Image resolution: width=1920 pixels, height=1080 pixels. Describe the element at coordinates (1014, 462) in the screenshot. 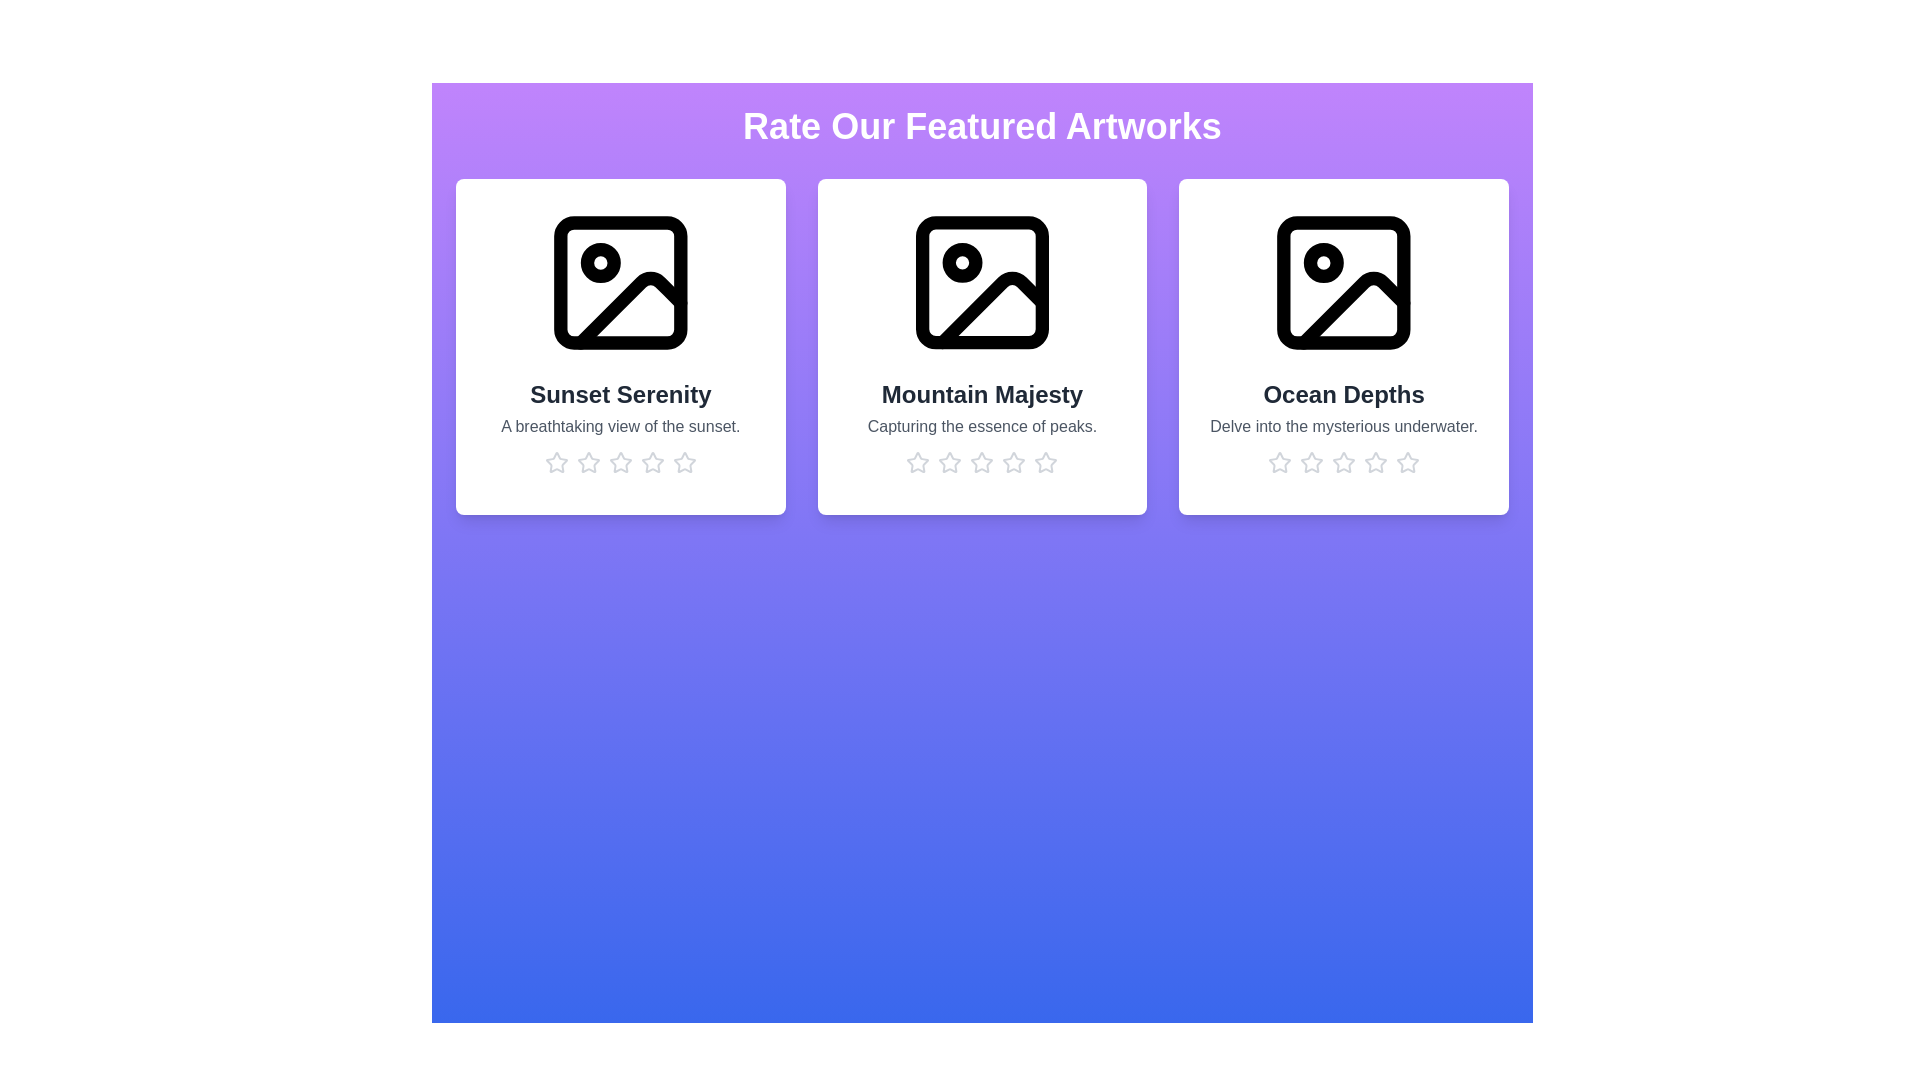

I see `the rating for the artwork 'Mountain Majesty' to 4 stars` at that location.